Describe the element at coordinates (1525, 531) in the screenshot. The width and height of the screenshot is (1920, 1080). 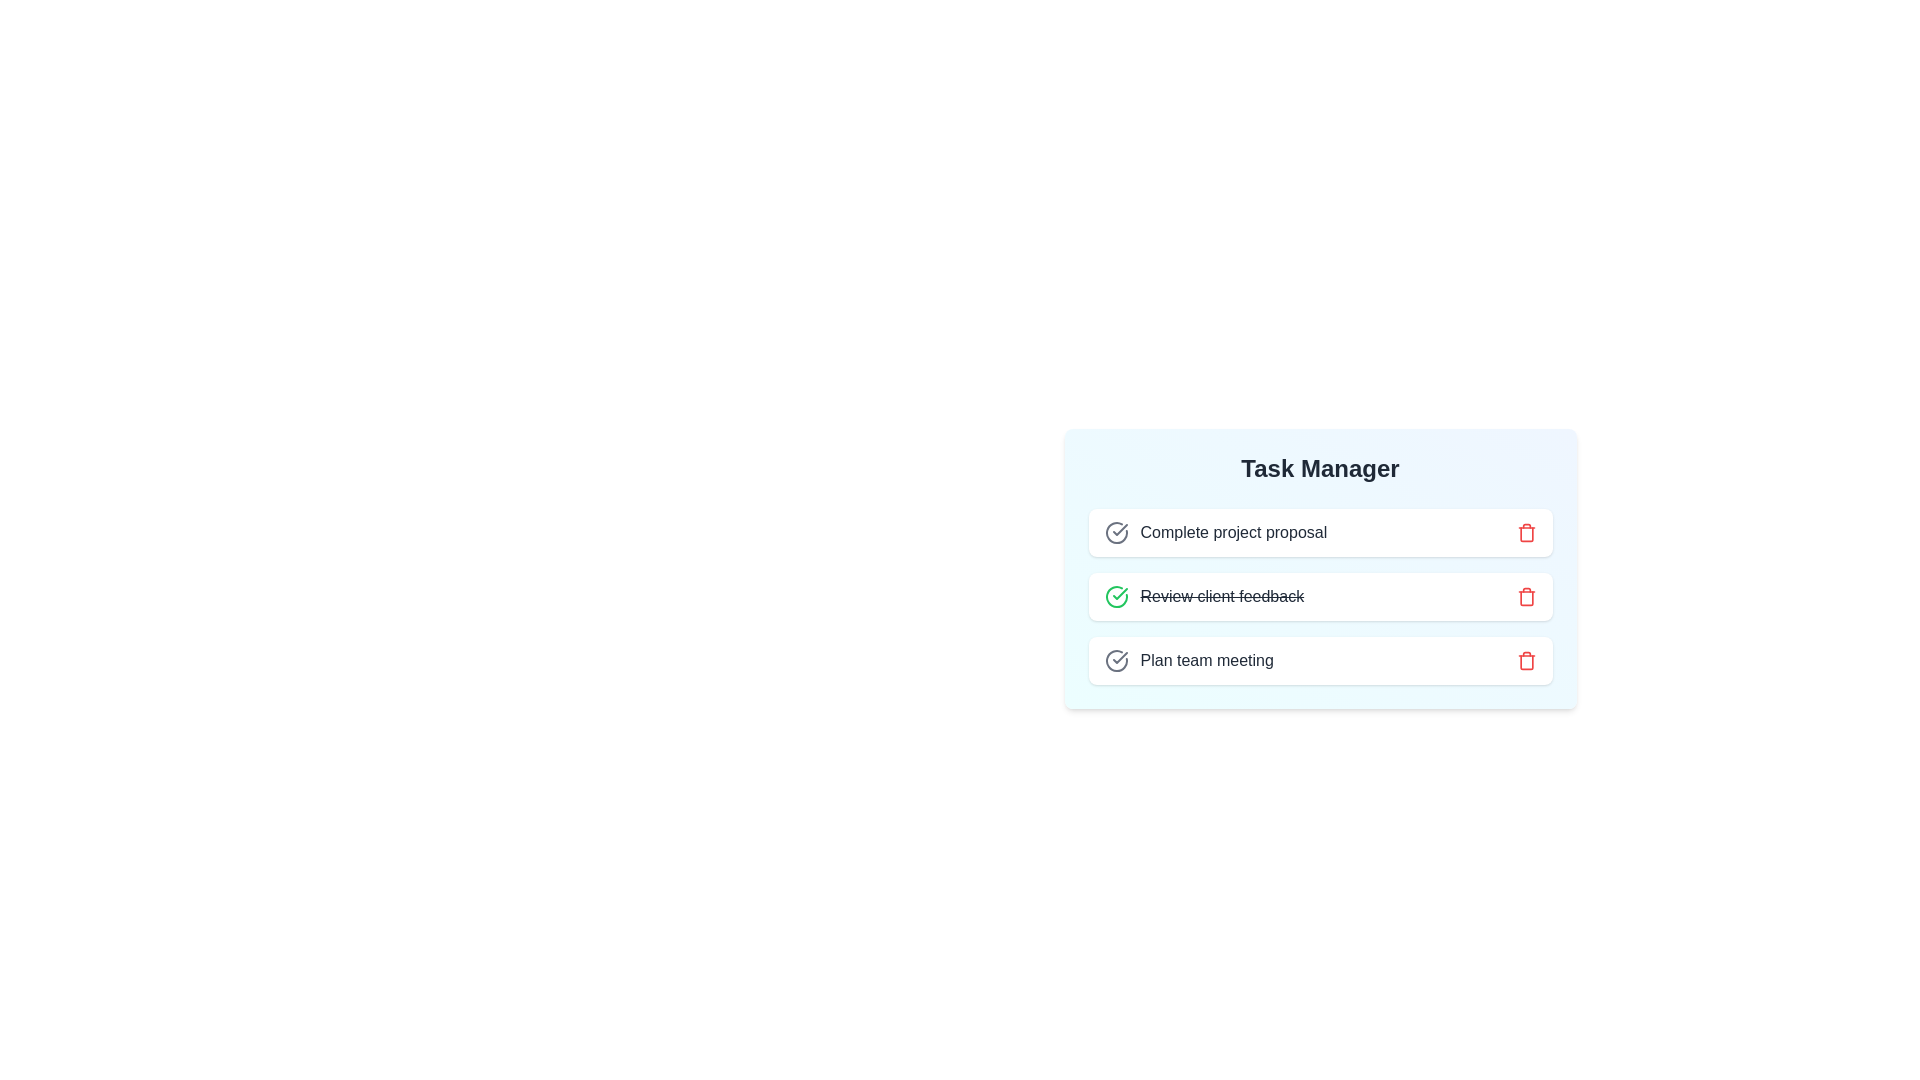
I see `the delete button for the task 'Complete project proposal'` at that location.